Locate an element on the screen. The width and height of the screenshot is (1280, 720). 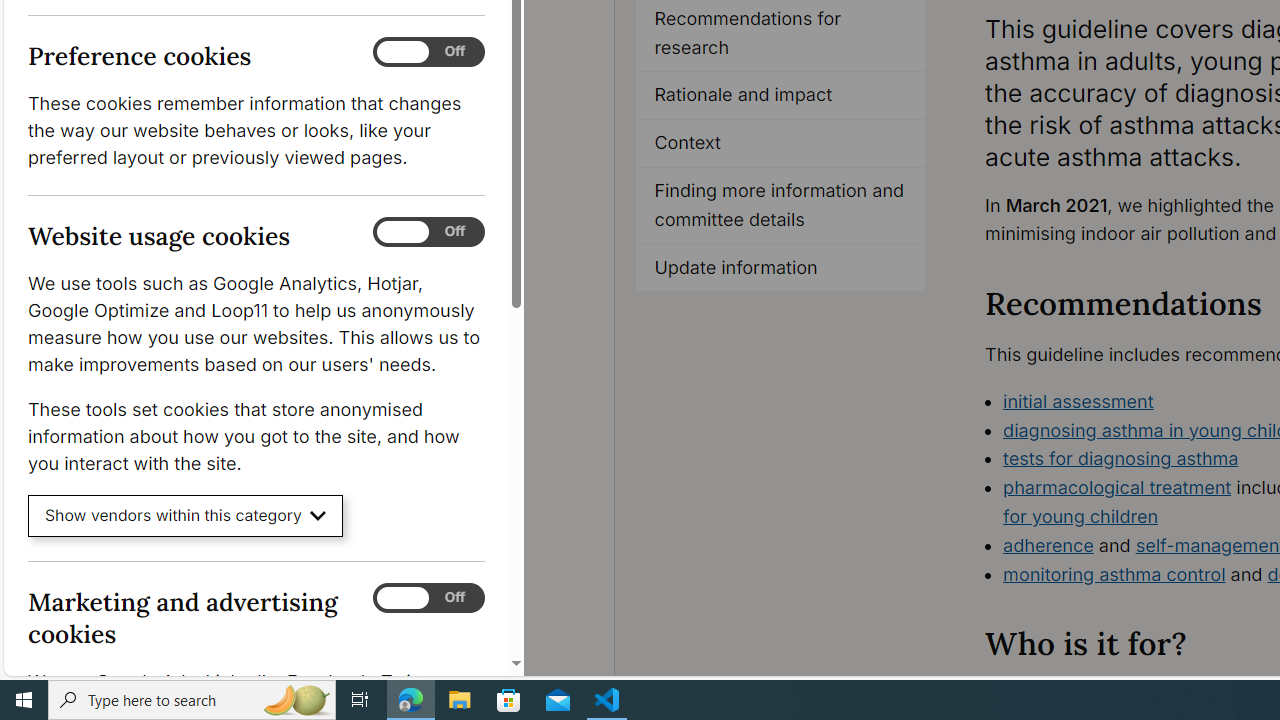
'Update information' is located at coordinates (779, 267).